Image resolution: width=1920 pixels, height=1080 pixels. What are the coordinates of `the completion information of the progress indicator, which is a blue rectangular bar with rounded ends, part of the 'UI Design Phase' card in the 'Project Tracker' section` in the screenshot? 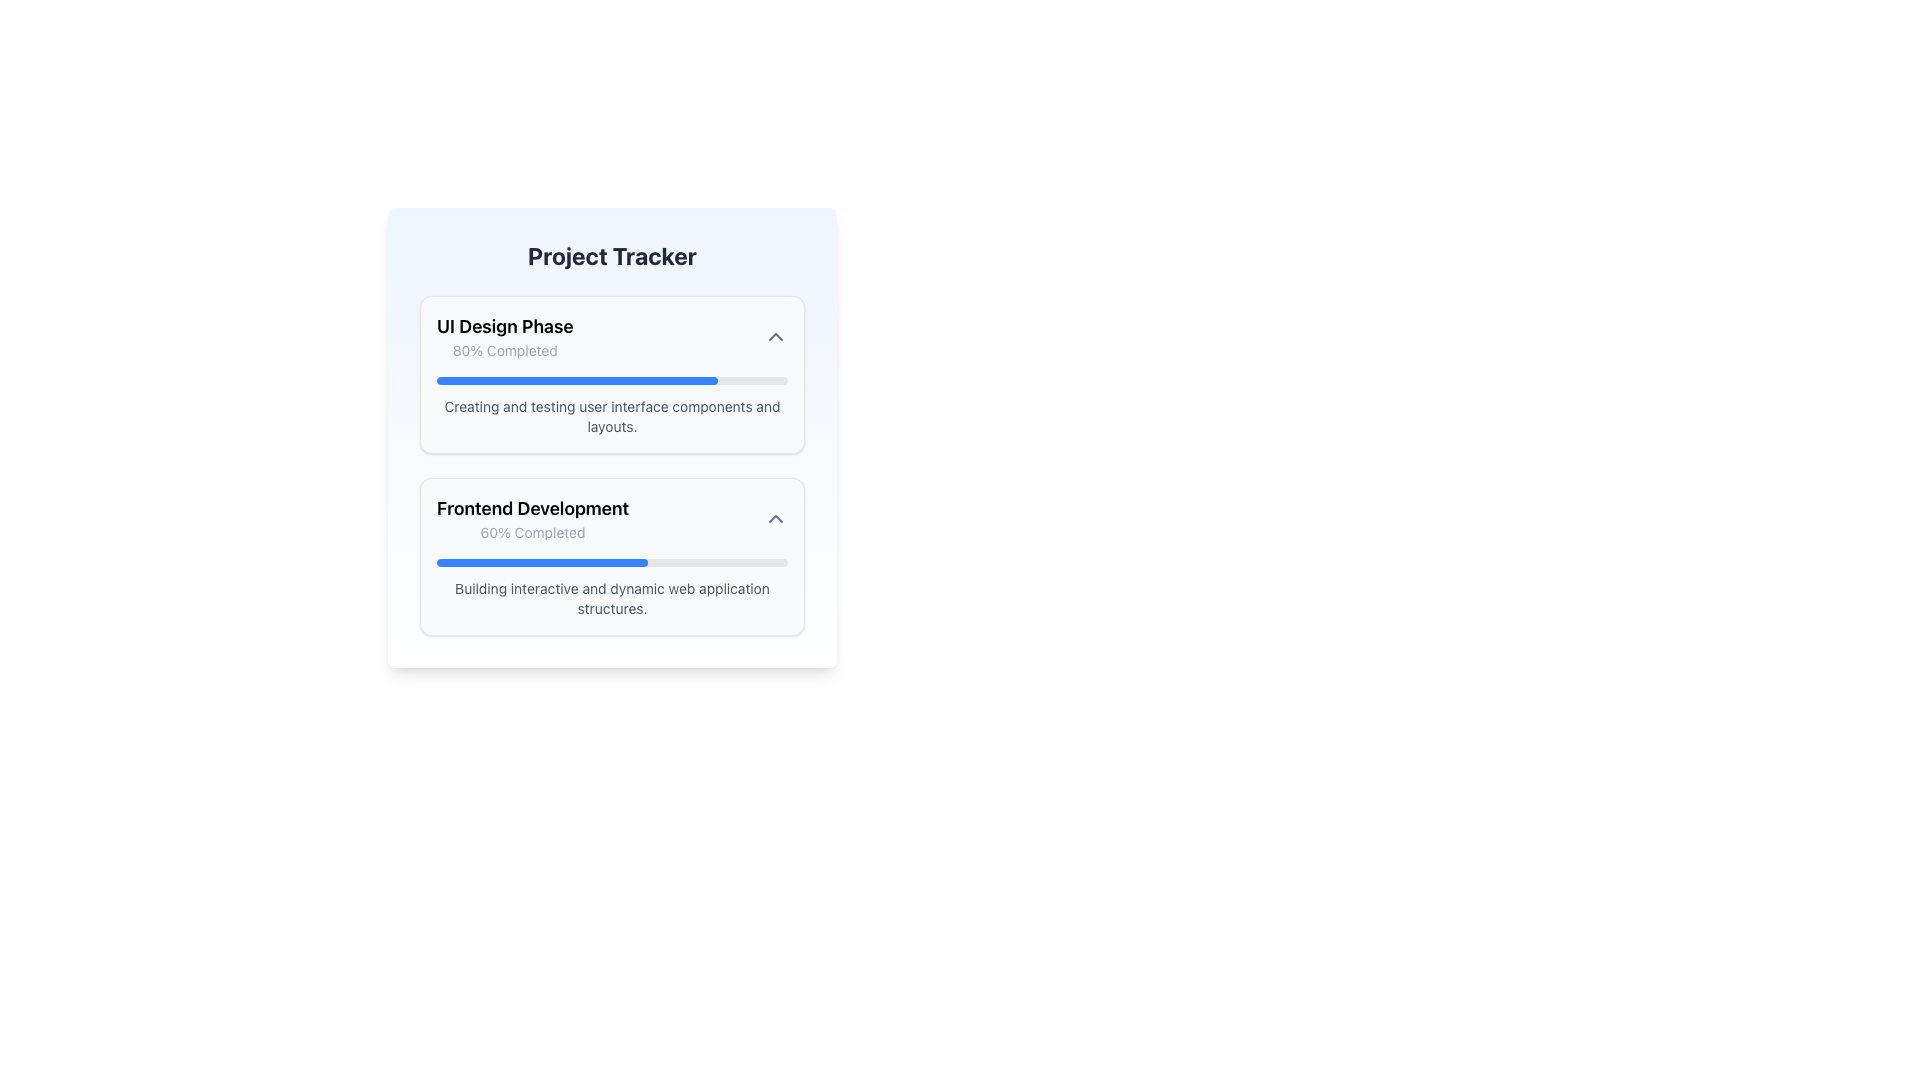 It's located at (576, 381).